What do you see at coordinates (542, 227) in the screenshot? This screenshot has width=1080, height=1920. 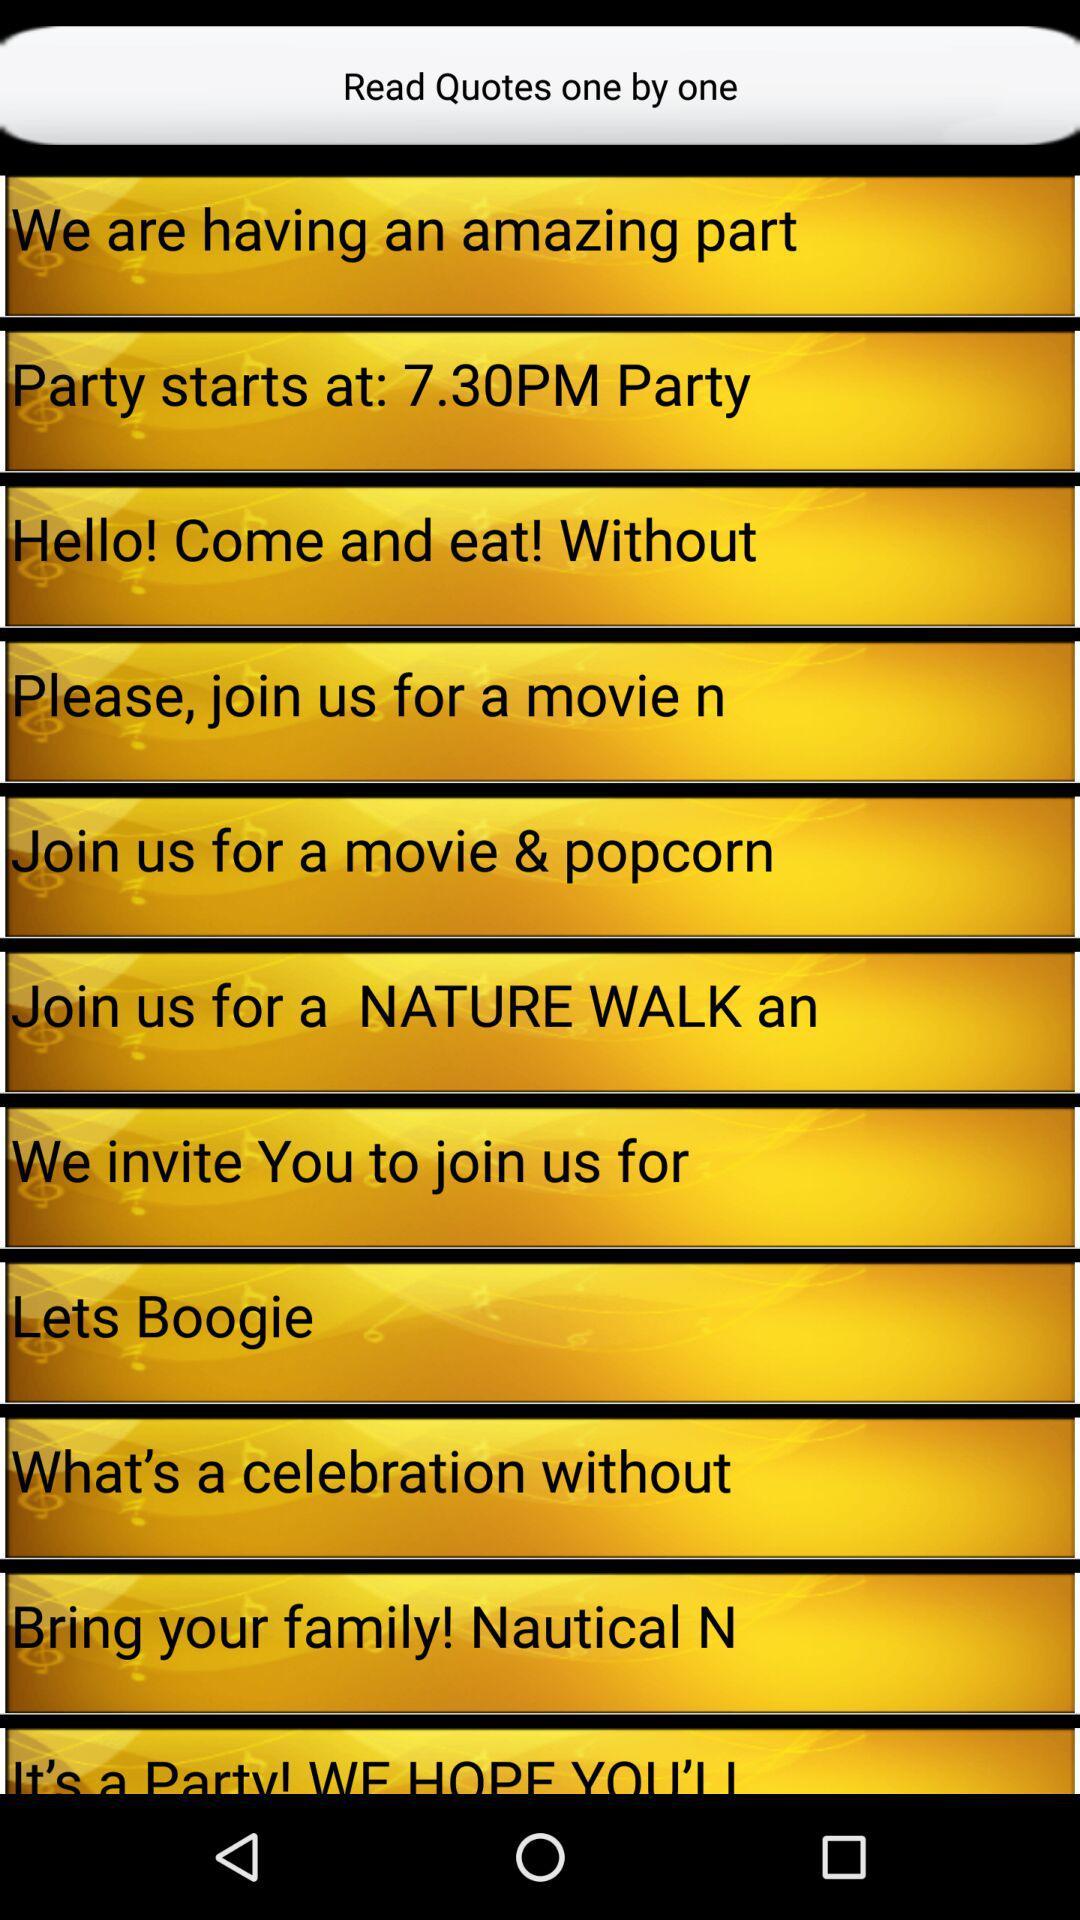 I see `we are having item` at bounding box center [542, 227].